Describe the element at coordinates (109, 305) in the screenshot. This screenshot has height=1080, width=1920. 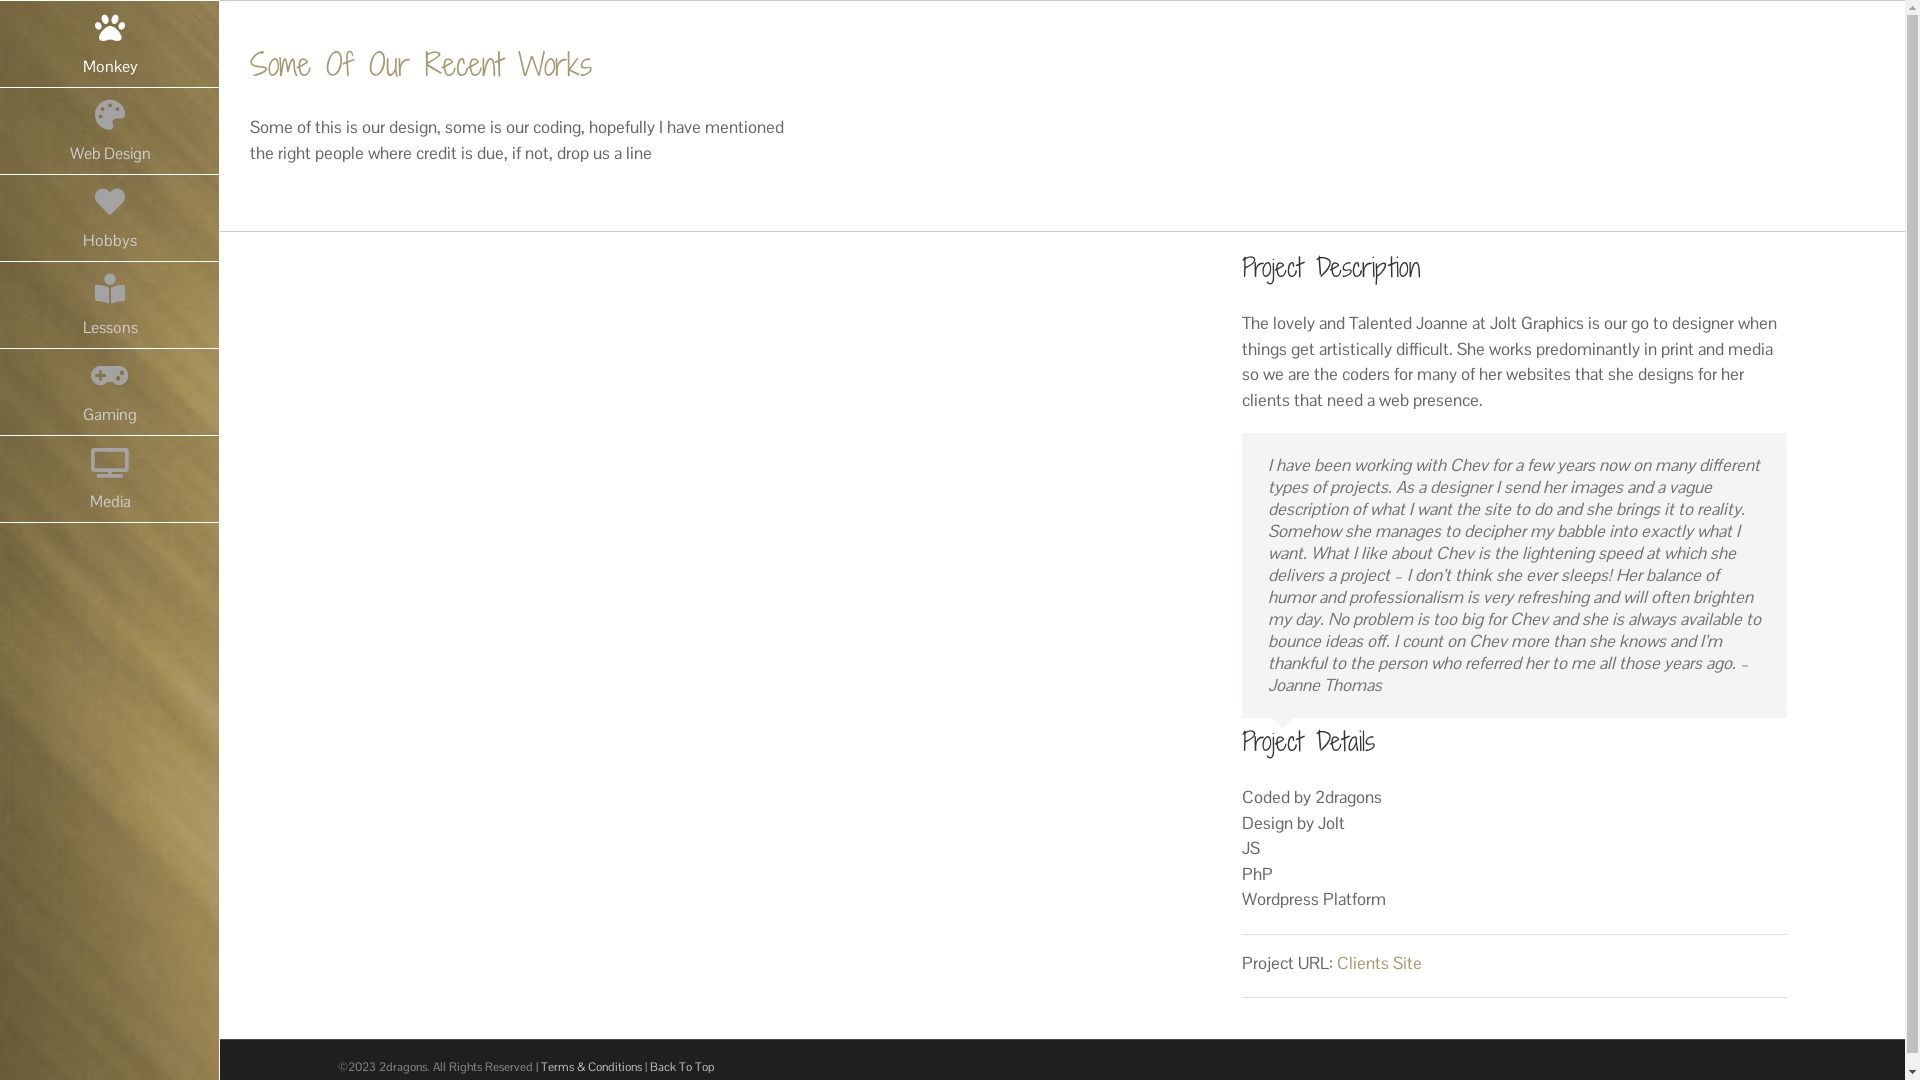
I see `'Lessons'` at that location.